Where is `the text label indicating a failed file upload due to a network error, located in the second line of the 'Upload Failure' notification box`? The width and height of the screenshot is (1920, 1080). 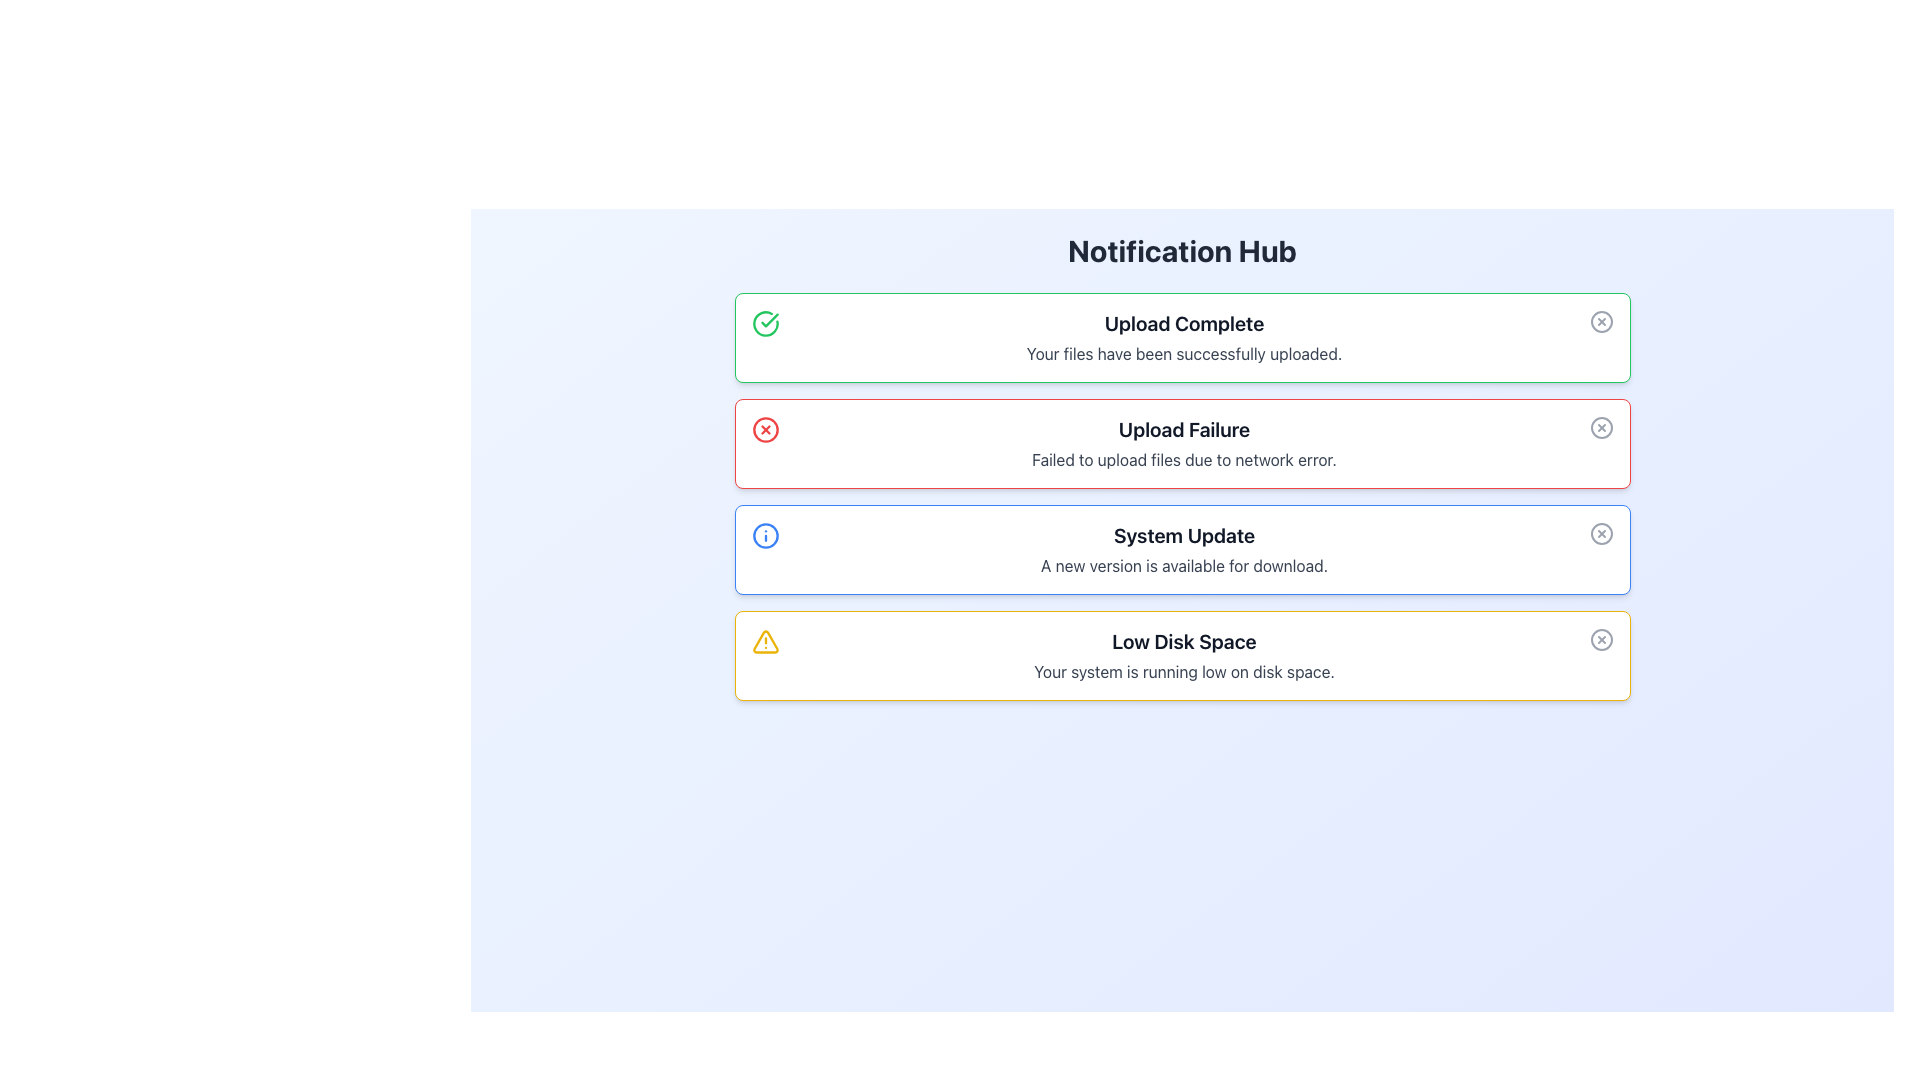 the text label indicating a failed file upload due to a network error, located in the second line of the 'Upload Failure' notification box is located at coordinates (1184, 459).